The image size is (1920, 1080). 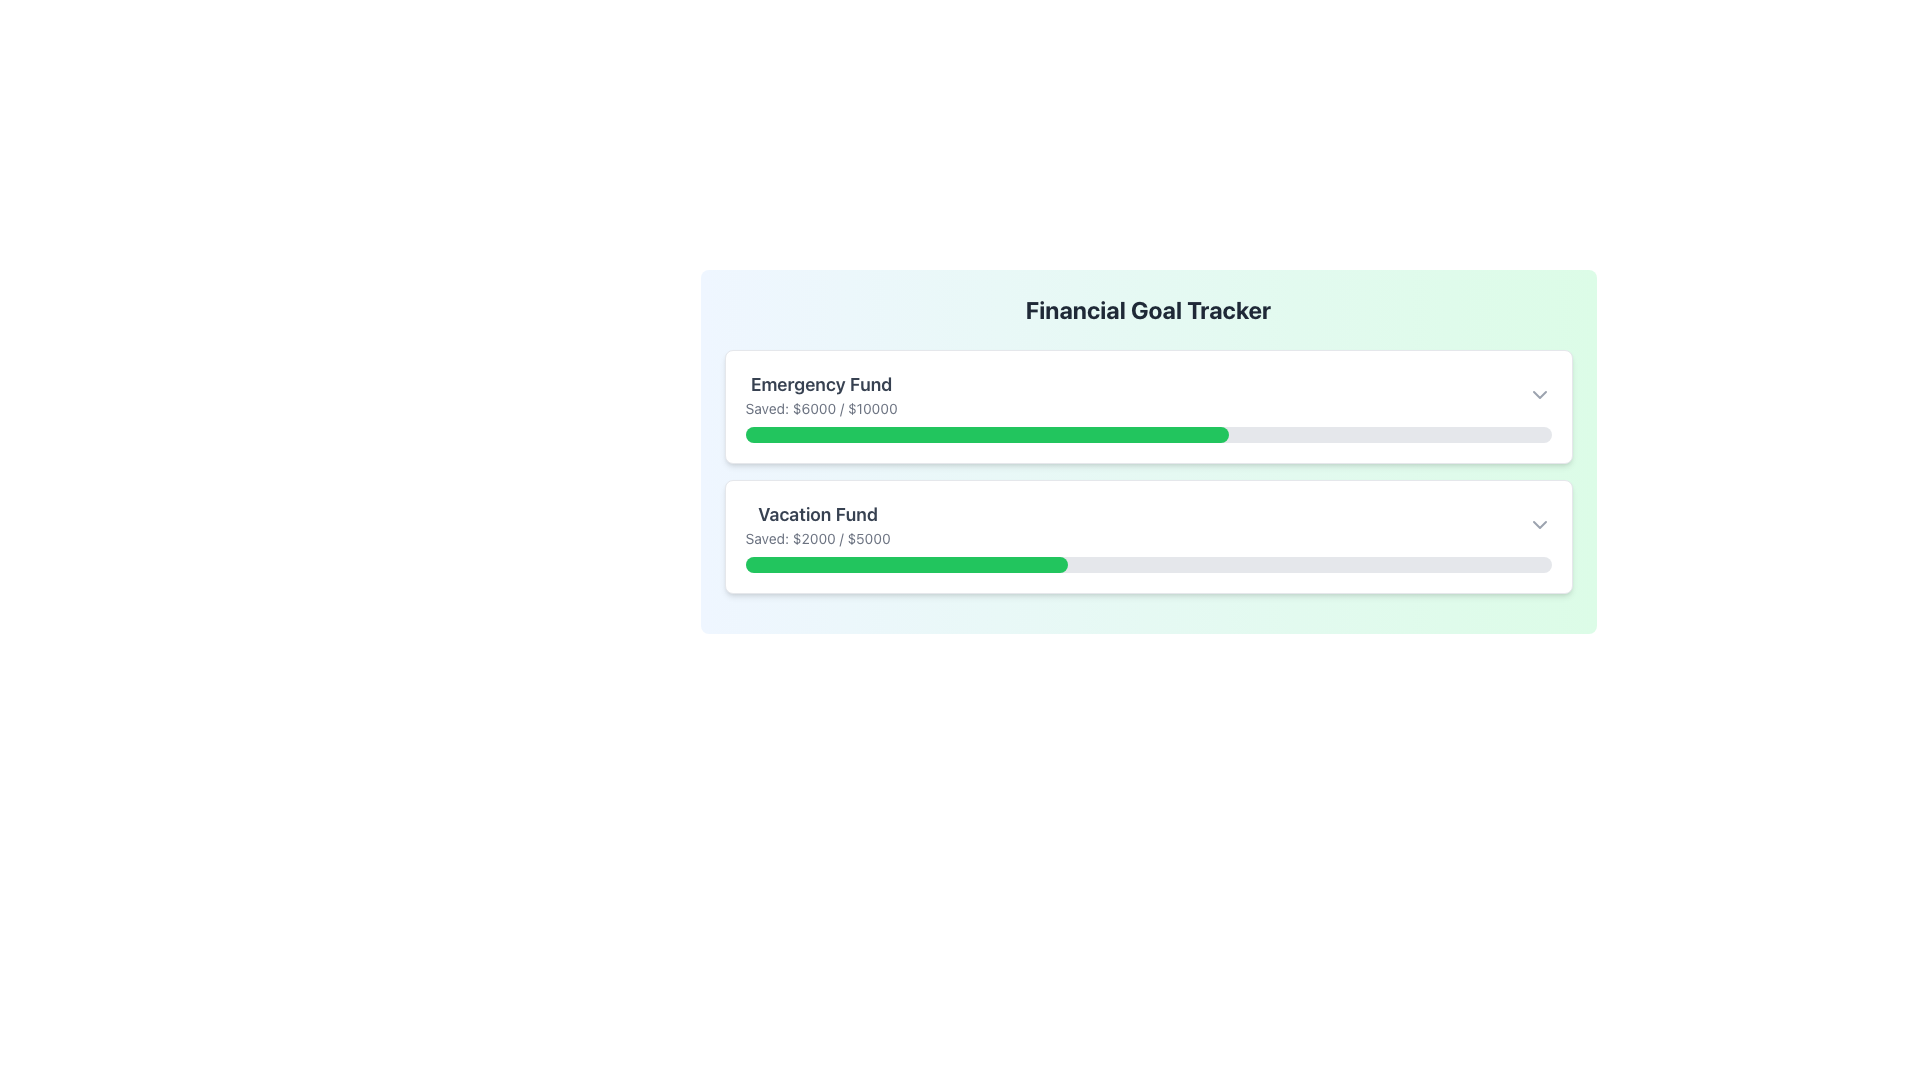 I want to click on the dropdown toggle button located at the top-right corner of the 'Vacation Fund' section to change its color, so click(x=1538, y=523).